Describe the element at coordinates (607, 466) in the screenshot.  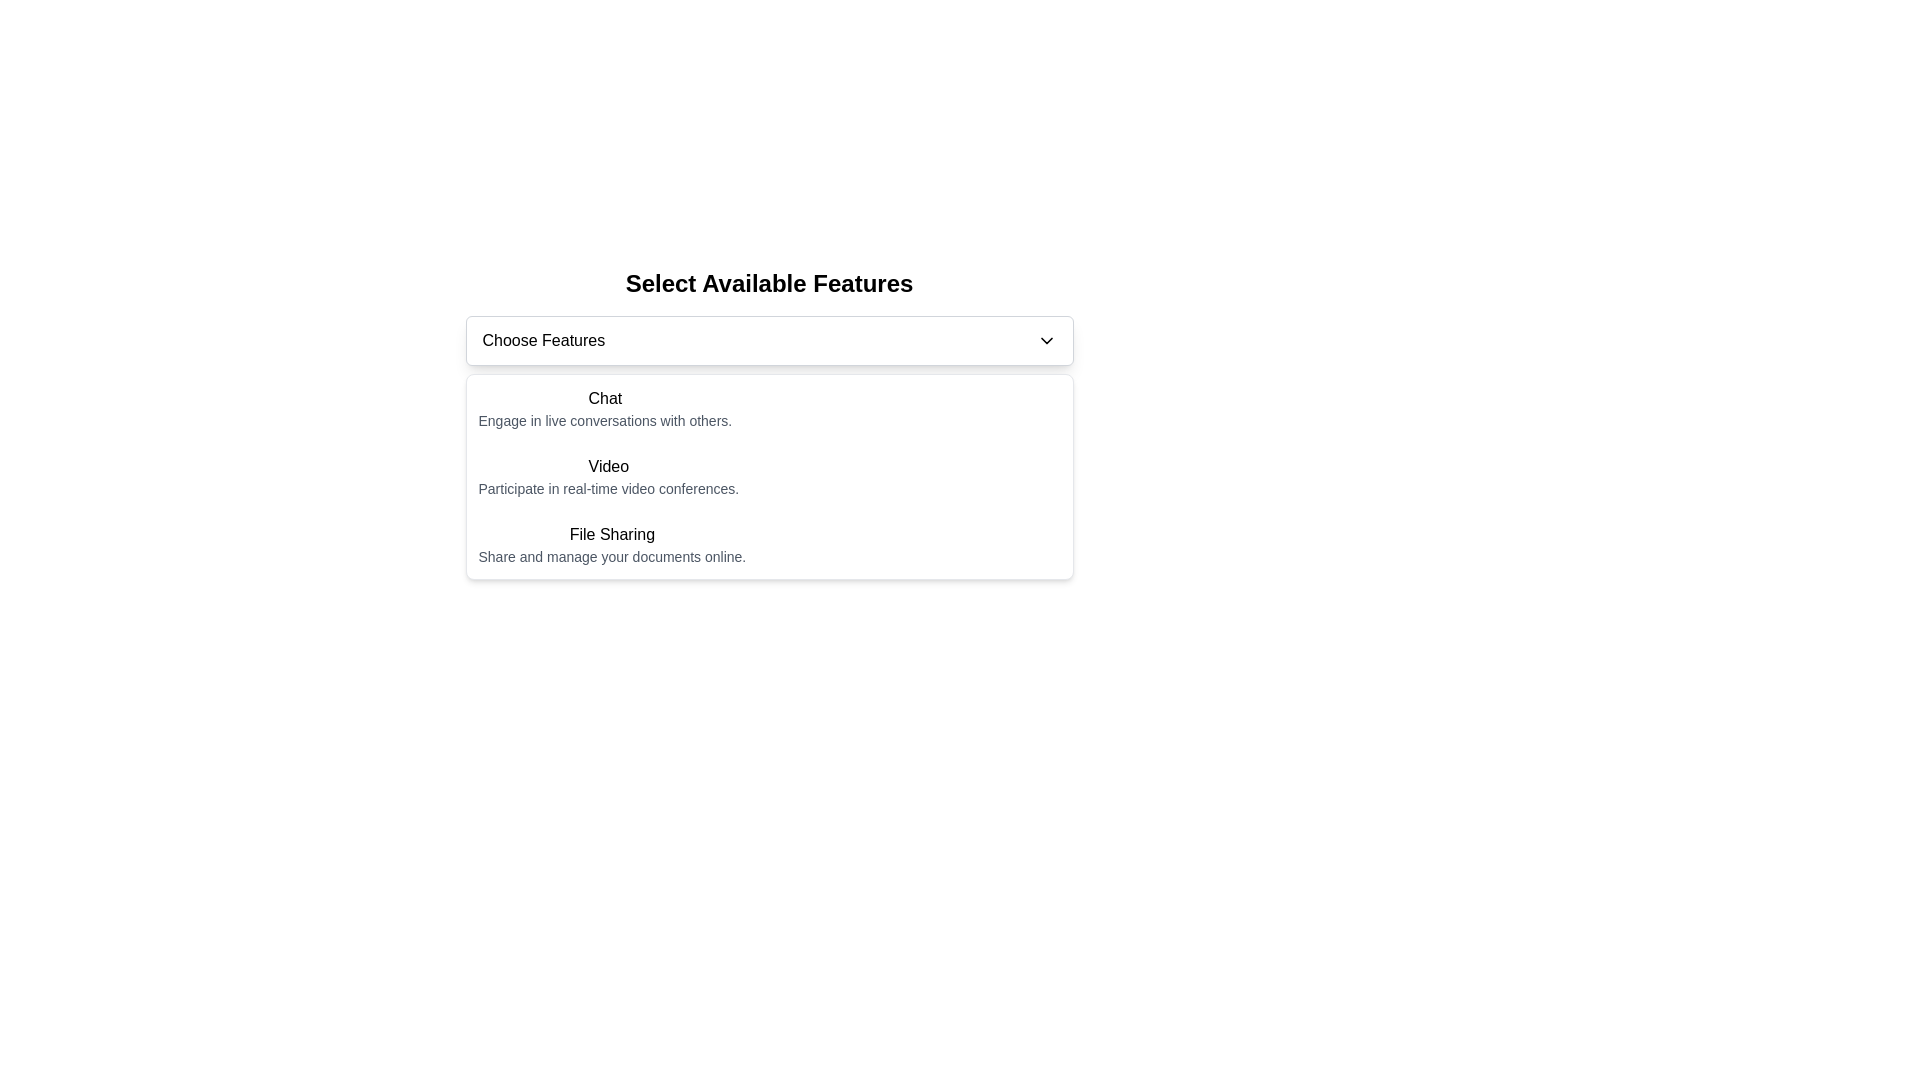
I see `the text label that serves as the title for the video conferencing feature, which is centrally positioned and reads 'Participate in real-time video conferences.'` at that location.